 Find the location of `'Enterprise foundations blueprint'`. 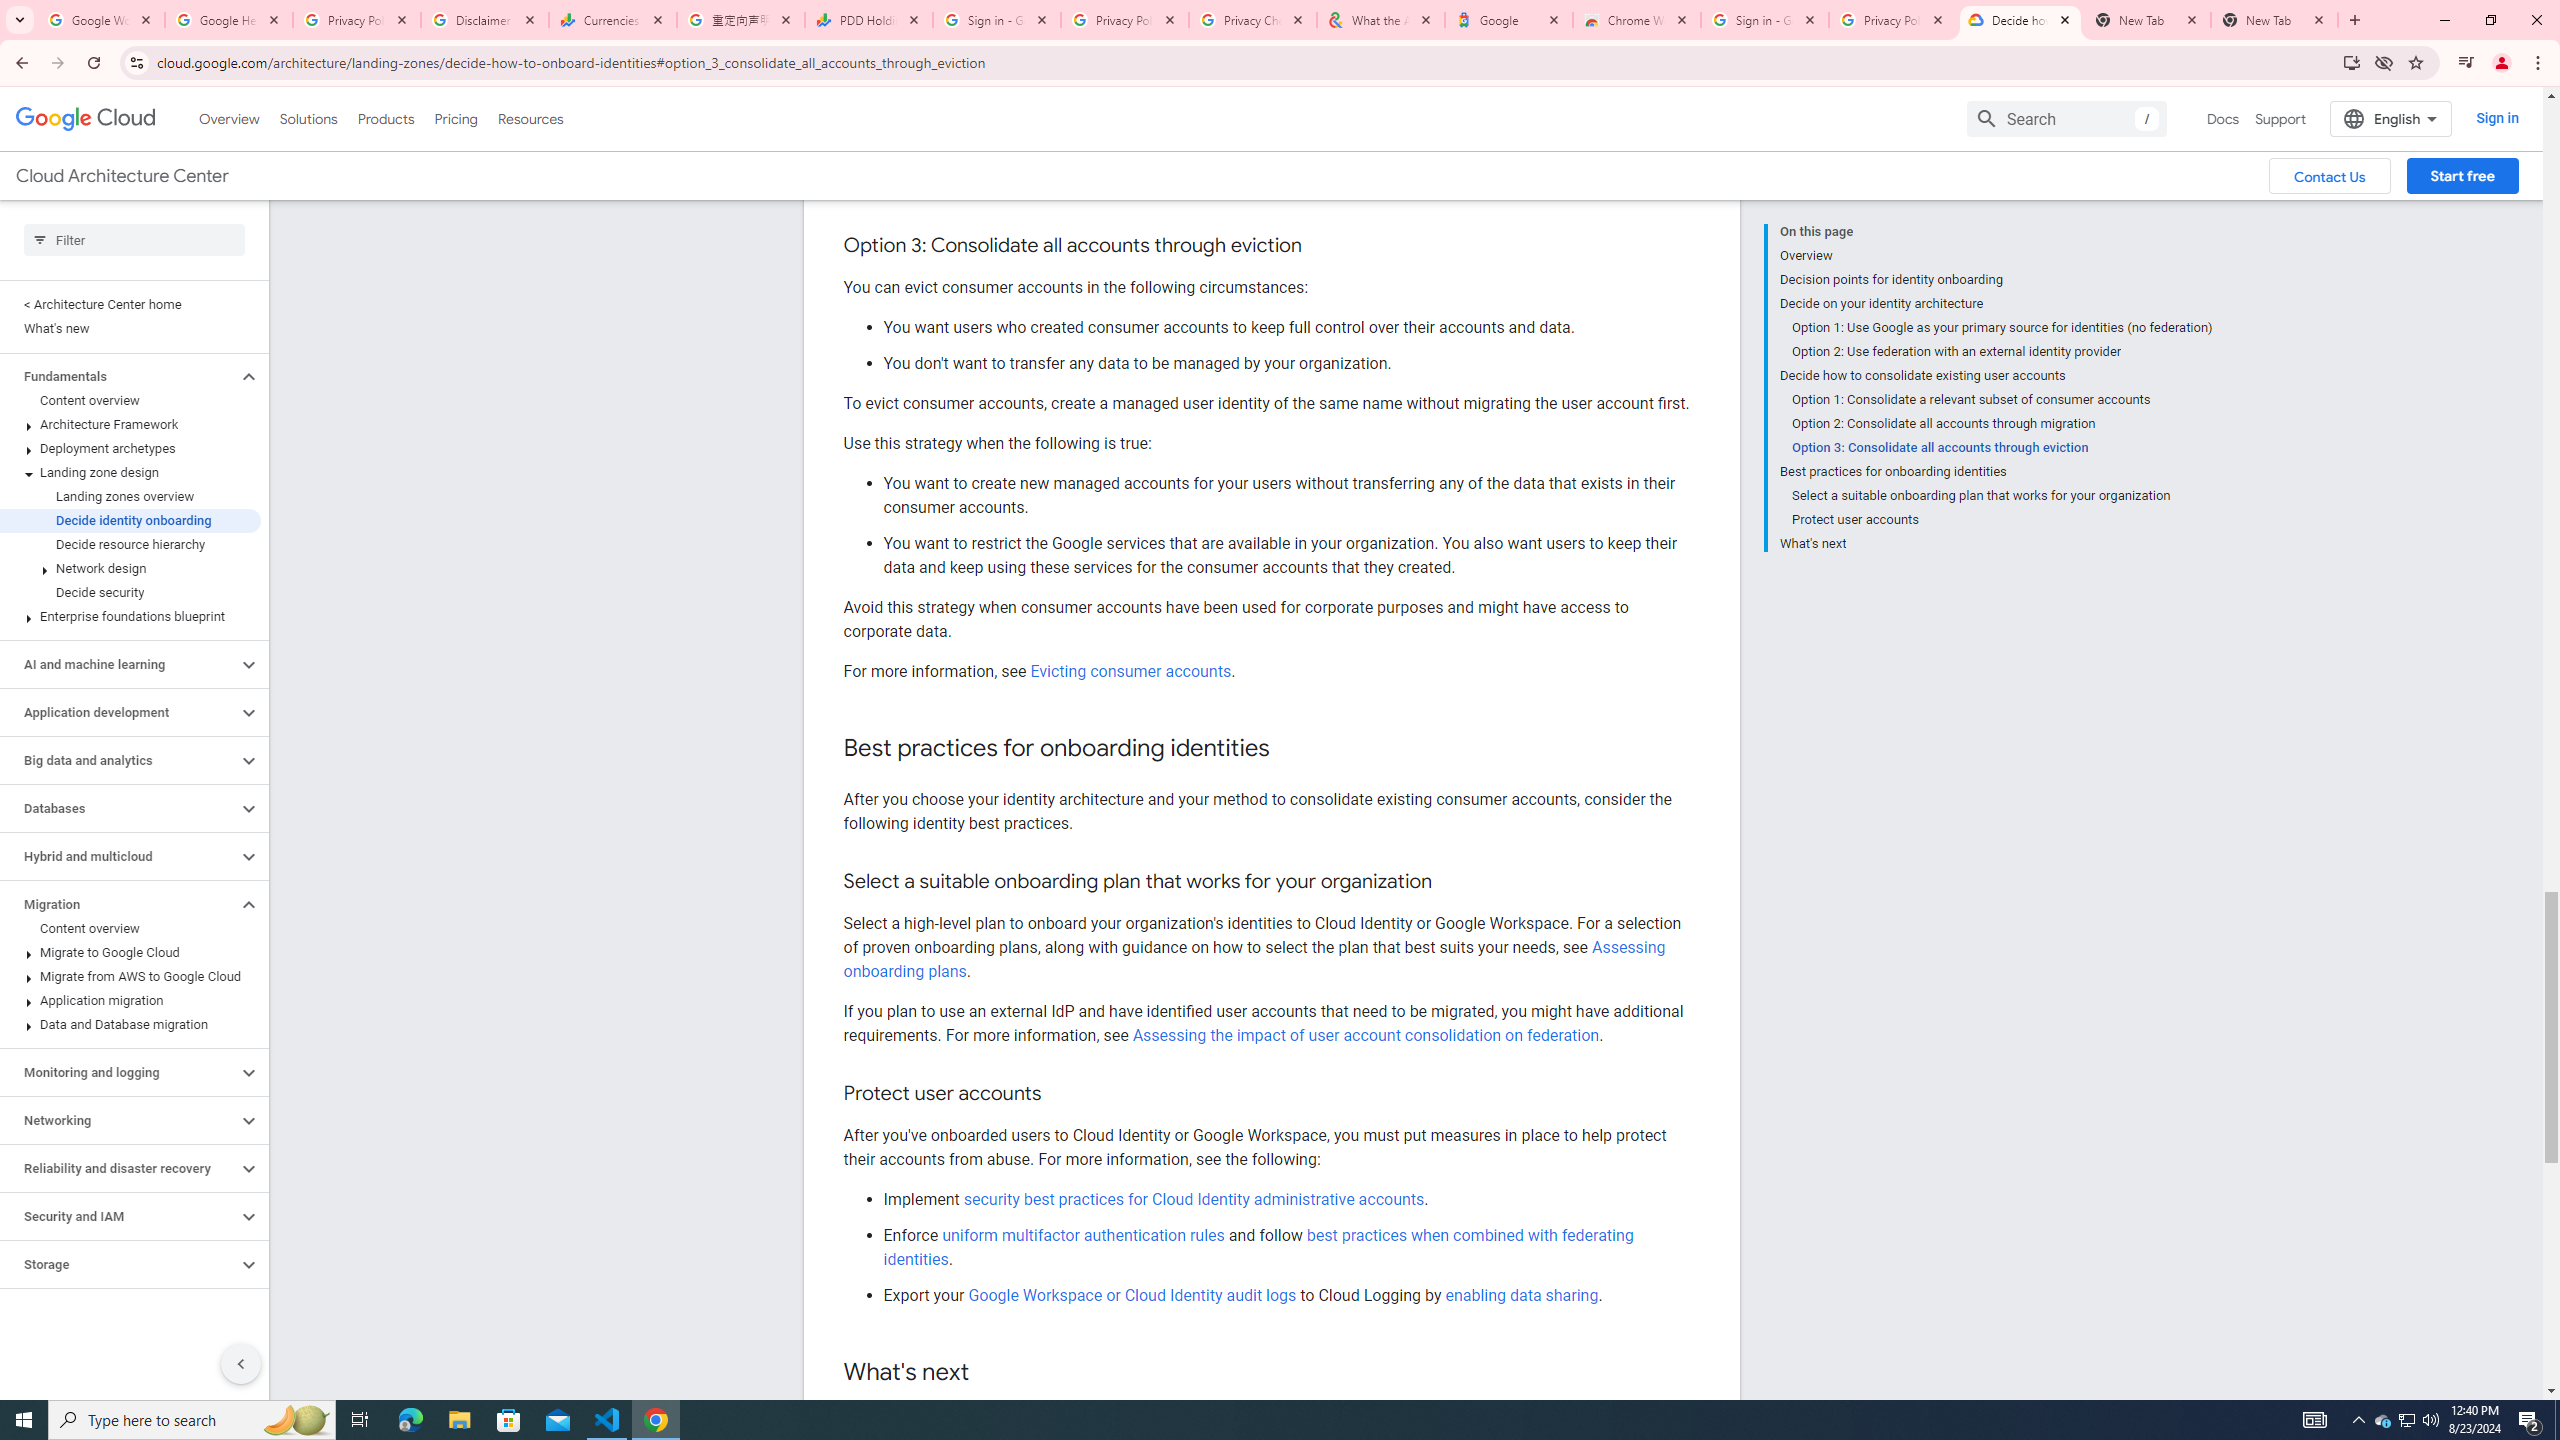

'Enterprise foundations blueprint' is located at coordinates (130, 616).